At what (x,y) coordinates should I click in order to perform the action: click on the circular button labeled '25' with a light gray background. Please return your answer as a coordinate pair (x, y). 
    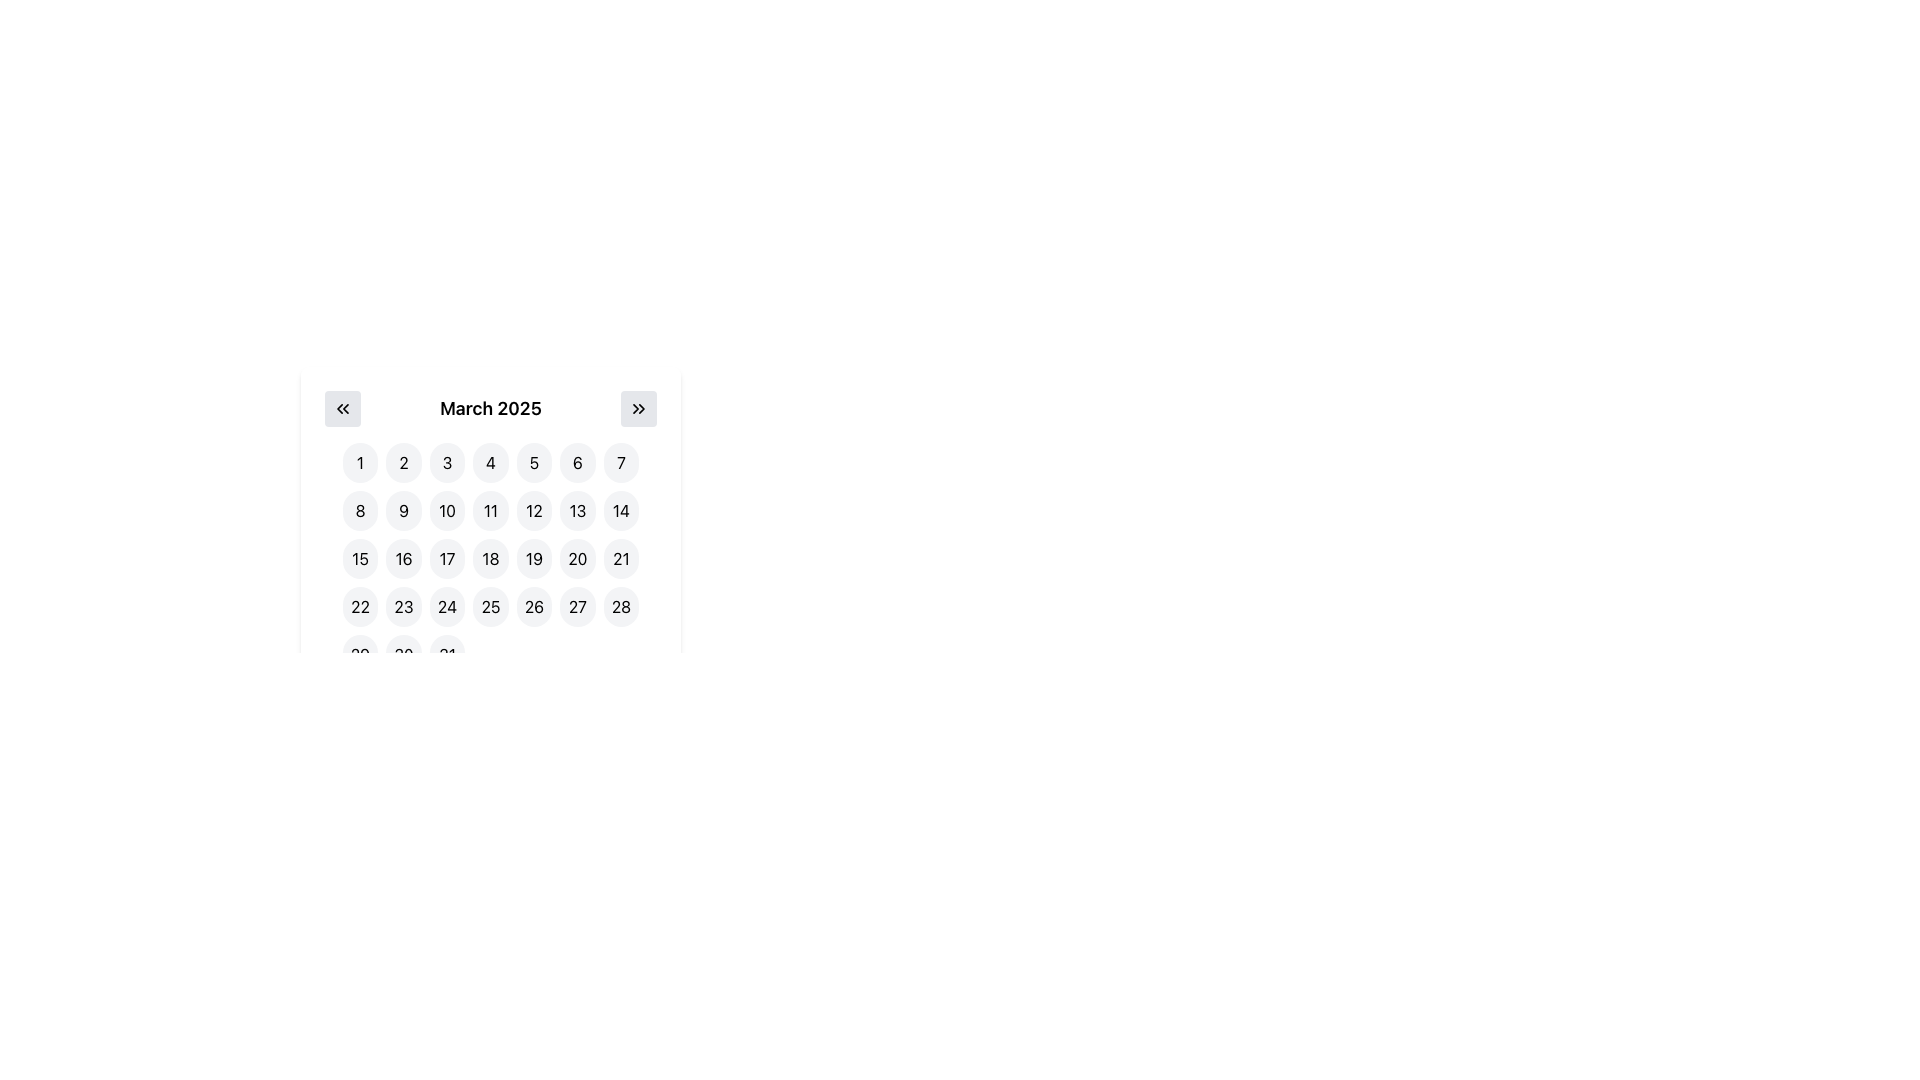
    Looking at the image, I should click on (490, 605).